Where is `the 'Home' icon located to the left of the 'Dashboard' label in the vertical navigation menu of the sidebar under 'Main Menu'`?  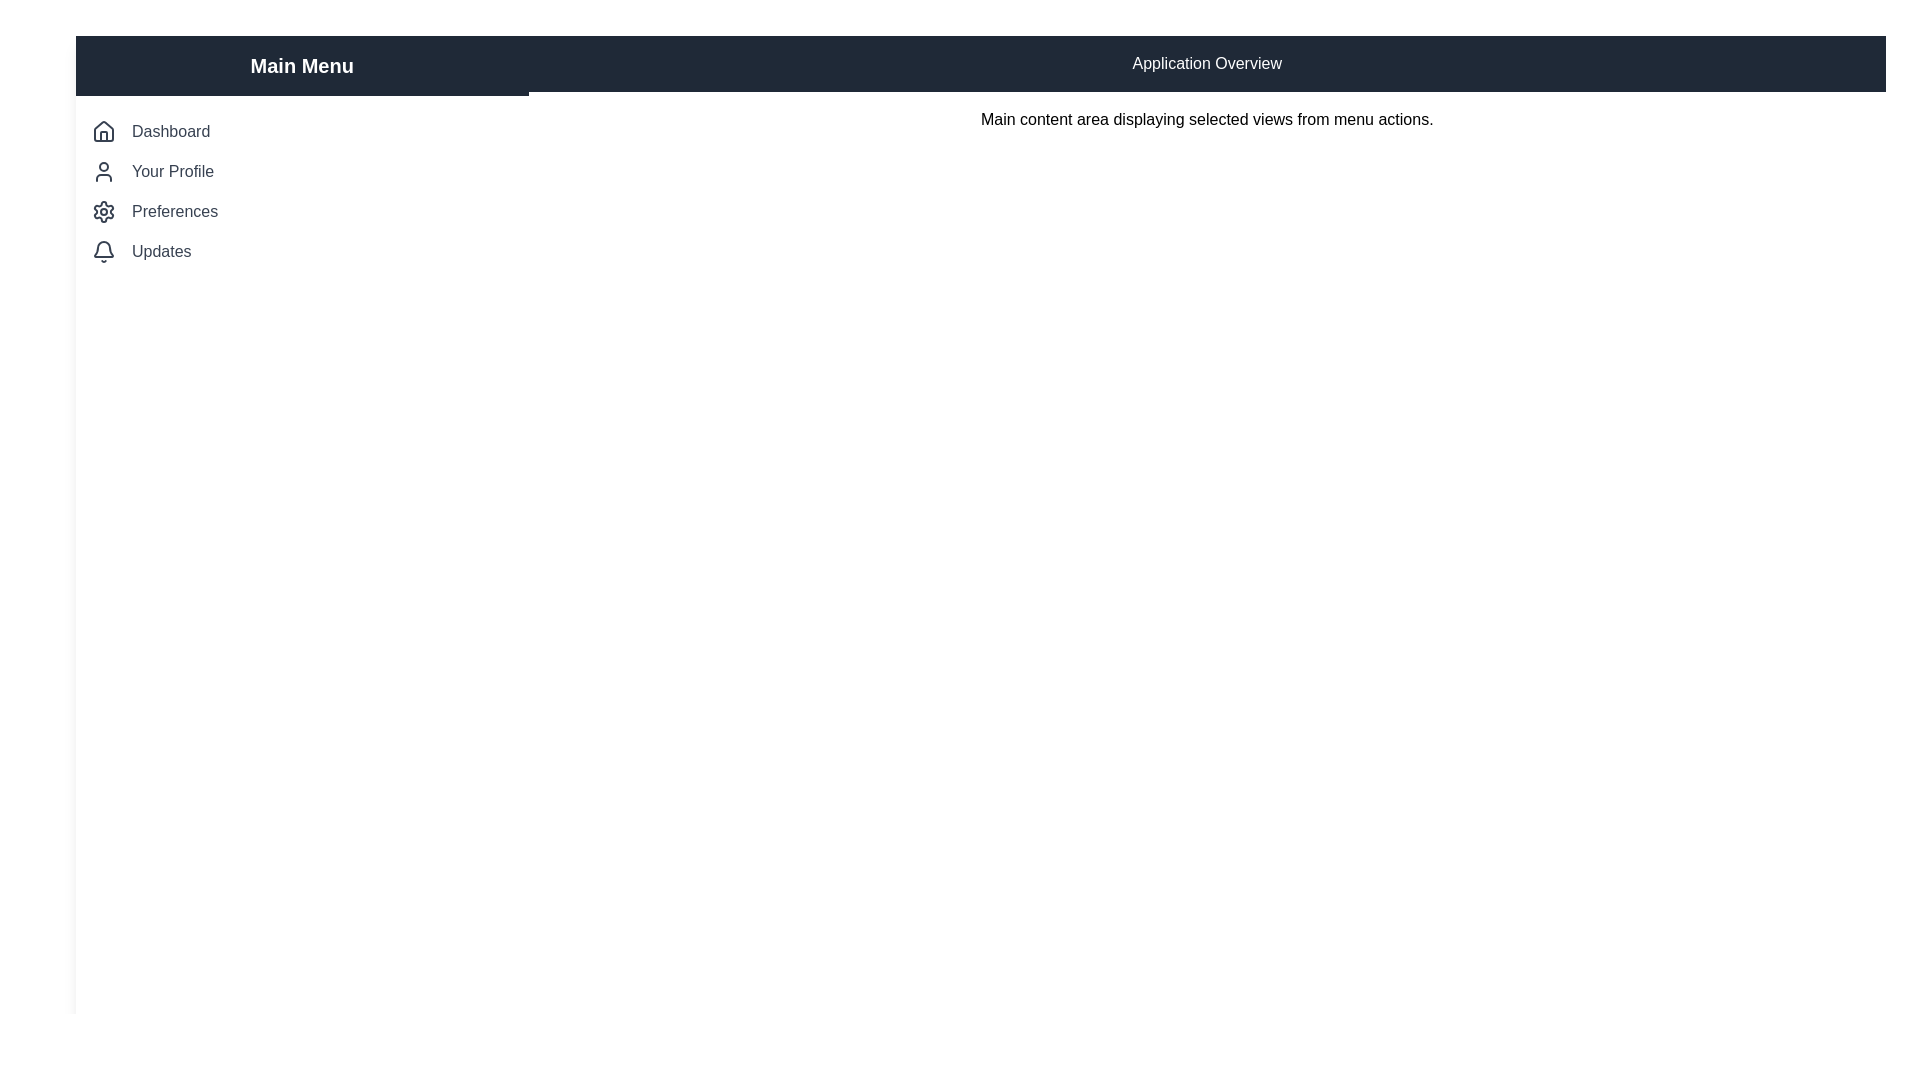 the 'Home' icon located to the left of the 'Dashboard' label in the vertical navigation menu of the sidebar under 'Main Menu' is located at coordinates (103, 131).